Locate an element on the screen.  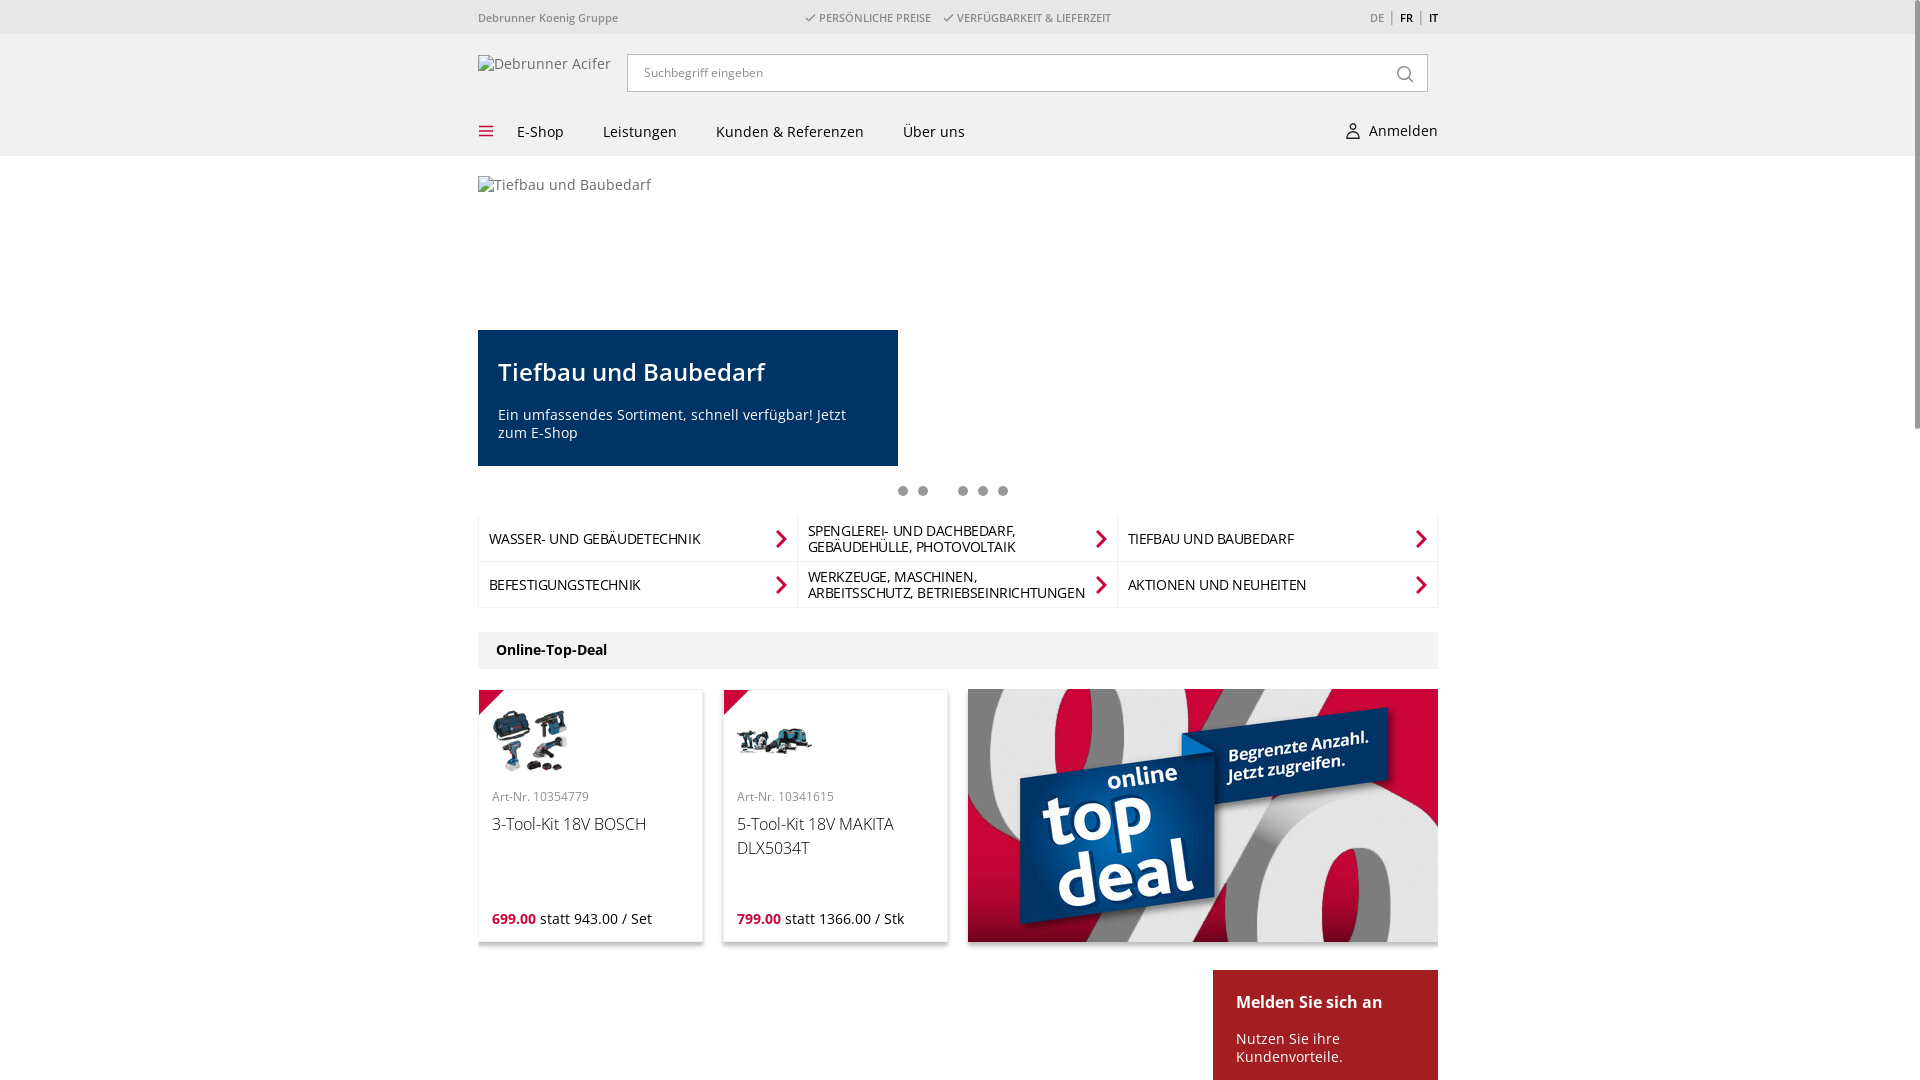
'DE' is located at coordinates (1368, 17).